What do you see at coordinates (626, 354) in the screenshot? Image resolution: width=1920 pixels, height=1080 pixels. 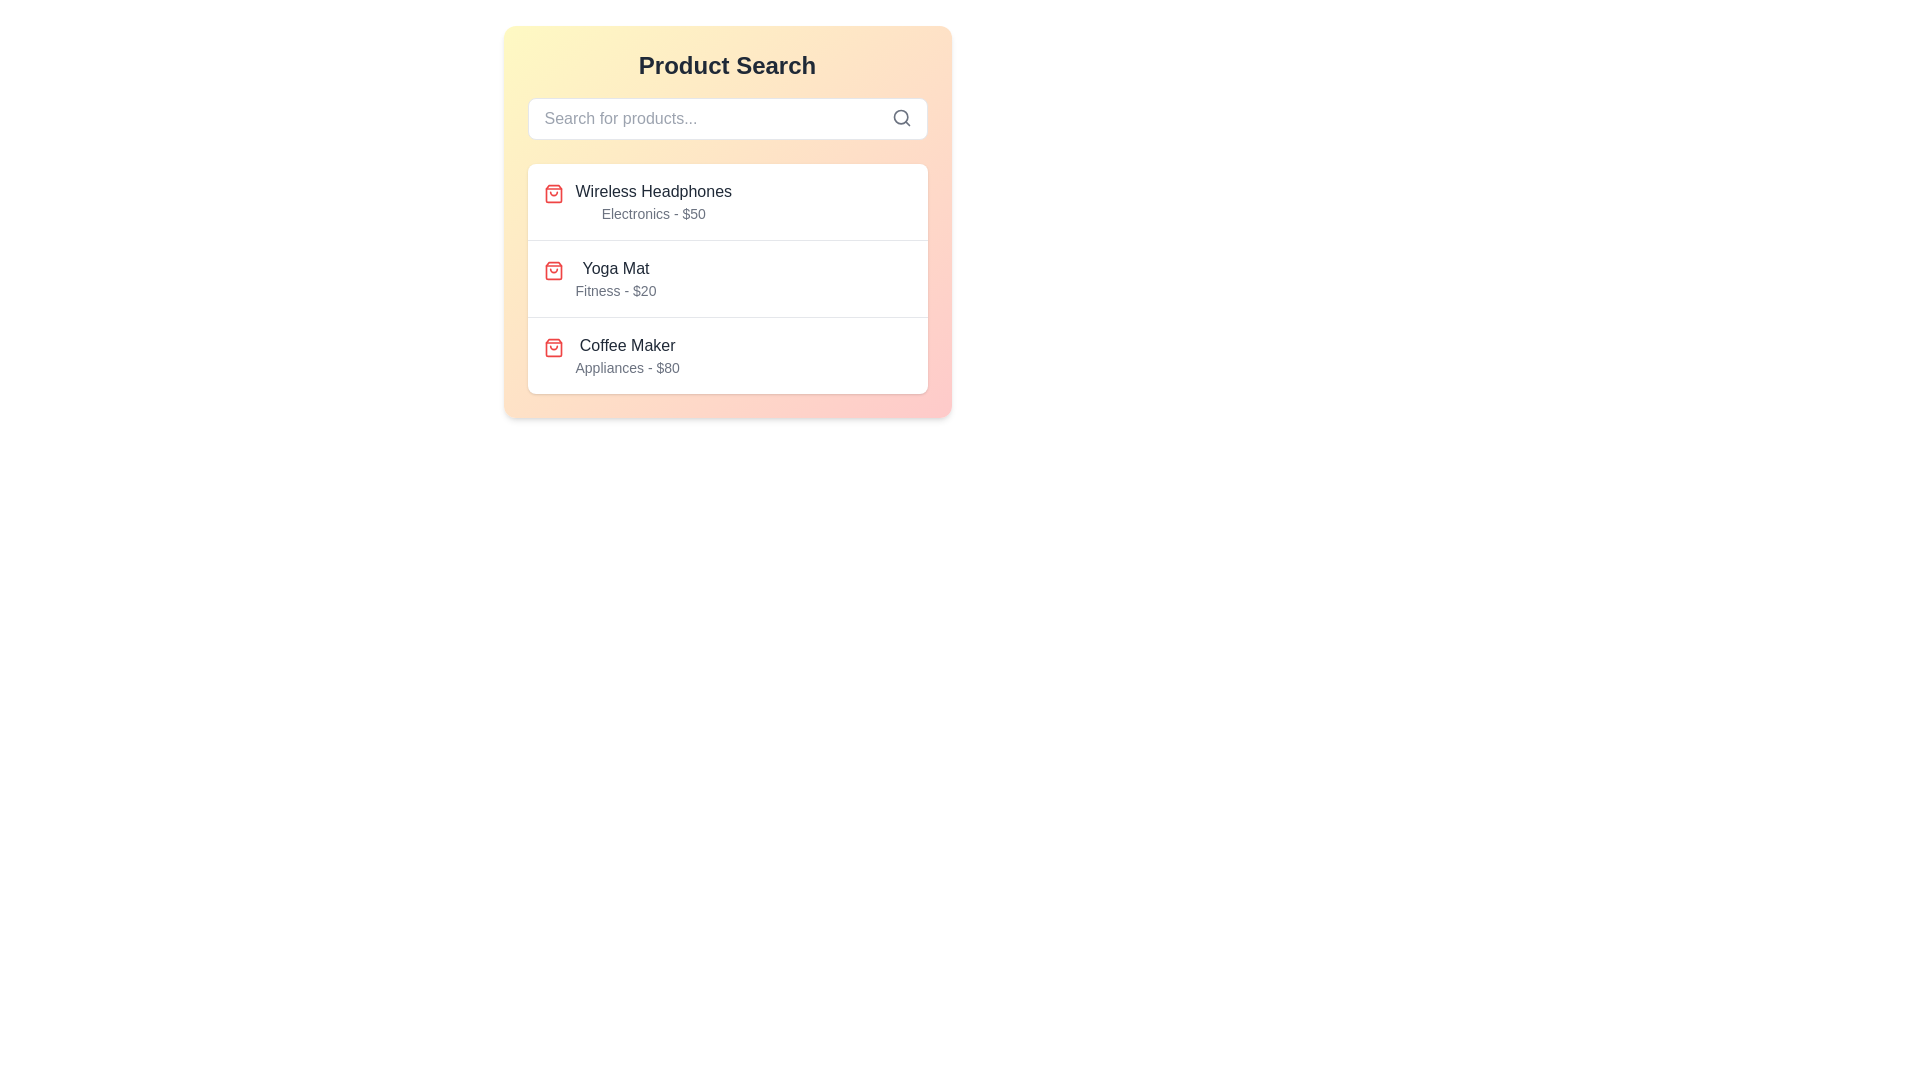 I see `the list item displaying 'Coffee Maker' in the 'Product Search' section using keyboard navigation to focus on it` at bounding box center [626, 354].